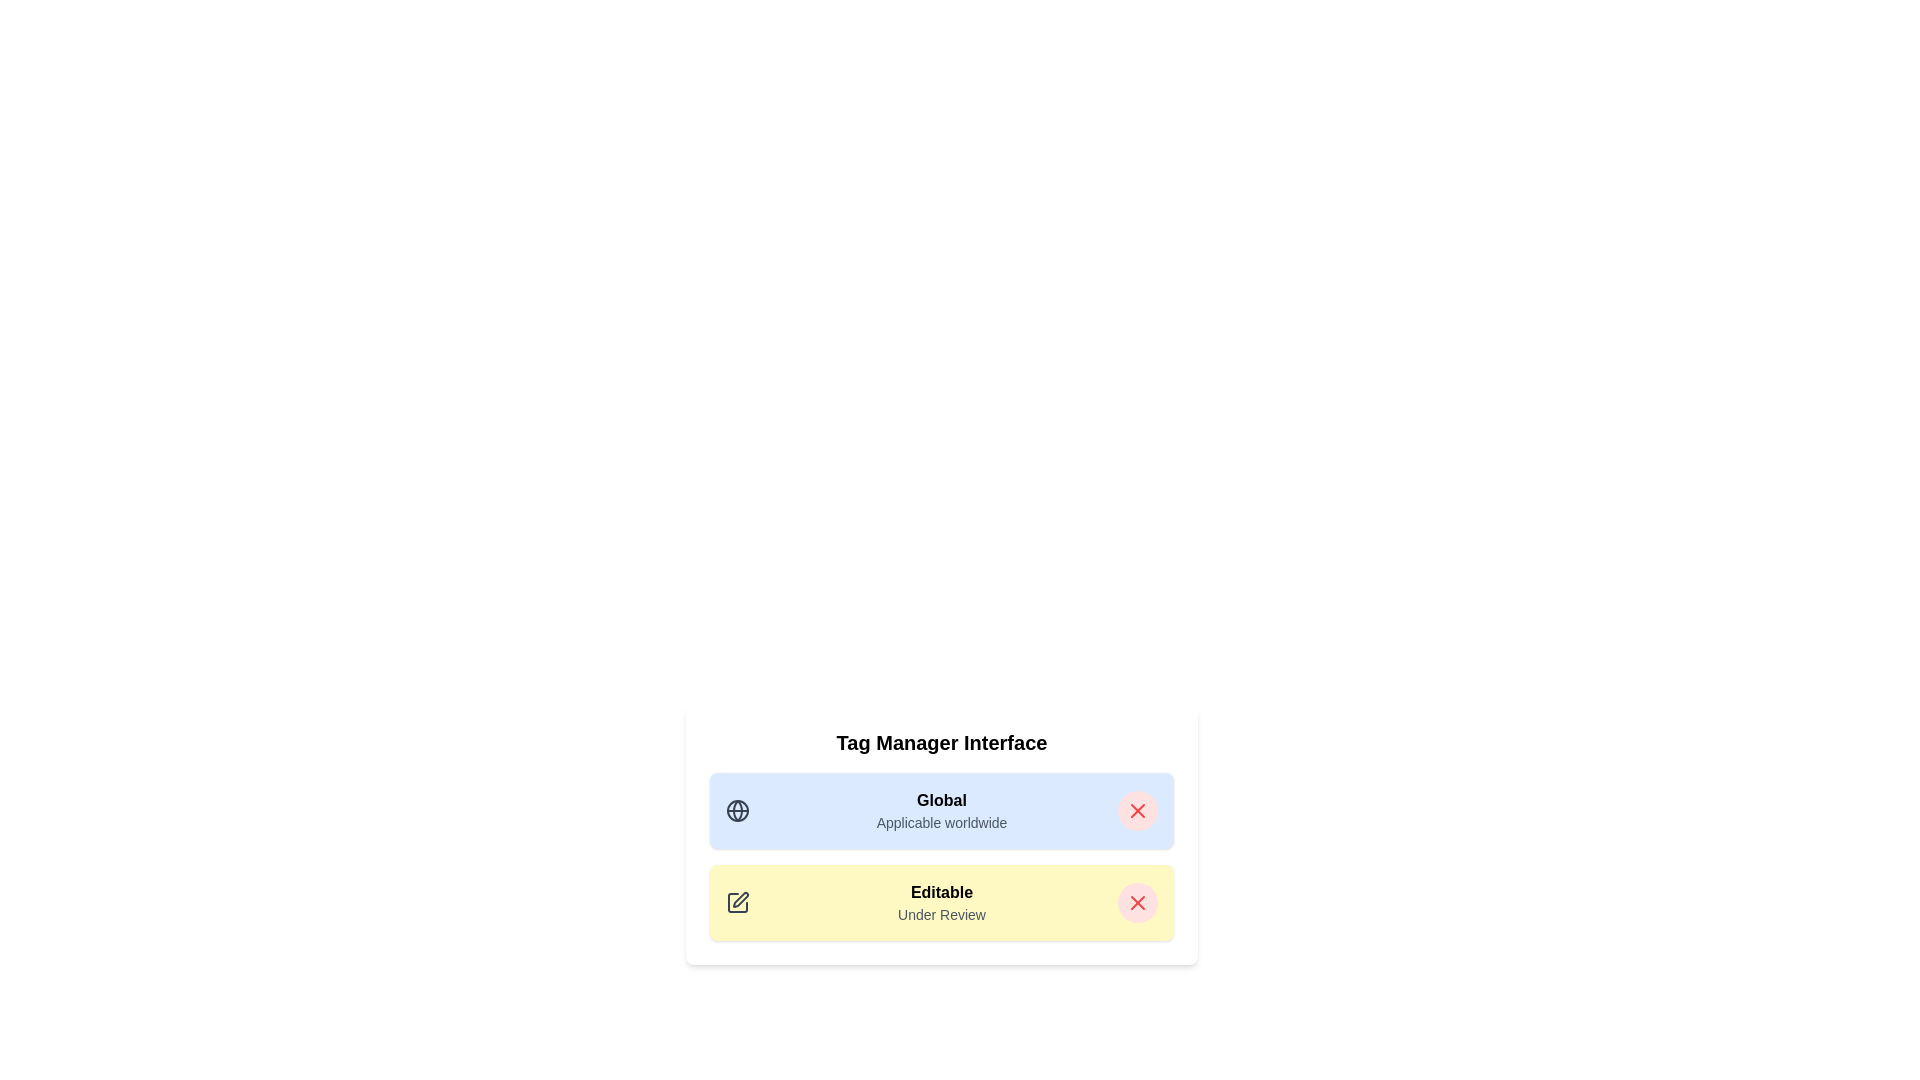 The image size is (1920, 1080). Describe the element at coordinates (1137, 810) in the screenshot. I see `delete button for the tag labeled Global` at that location.